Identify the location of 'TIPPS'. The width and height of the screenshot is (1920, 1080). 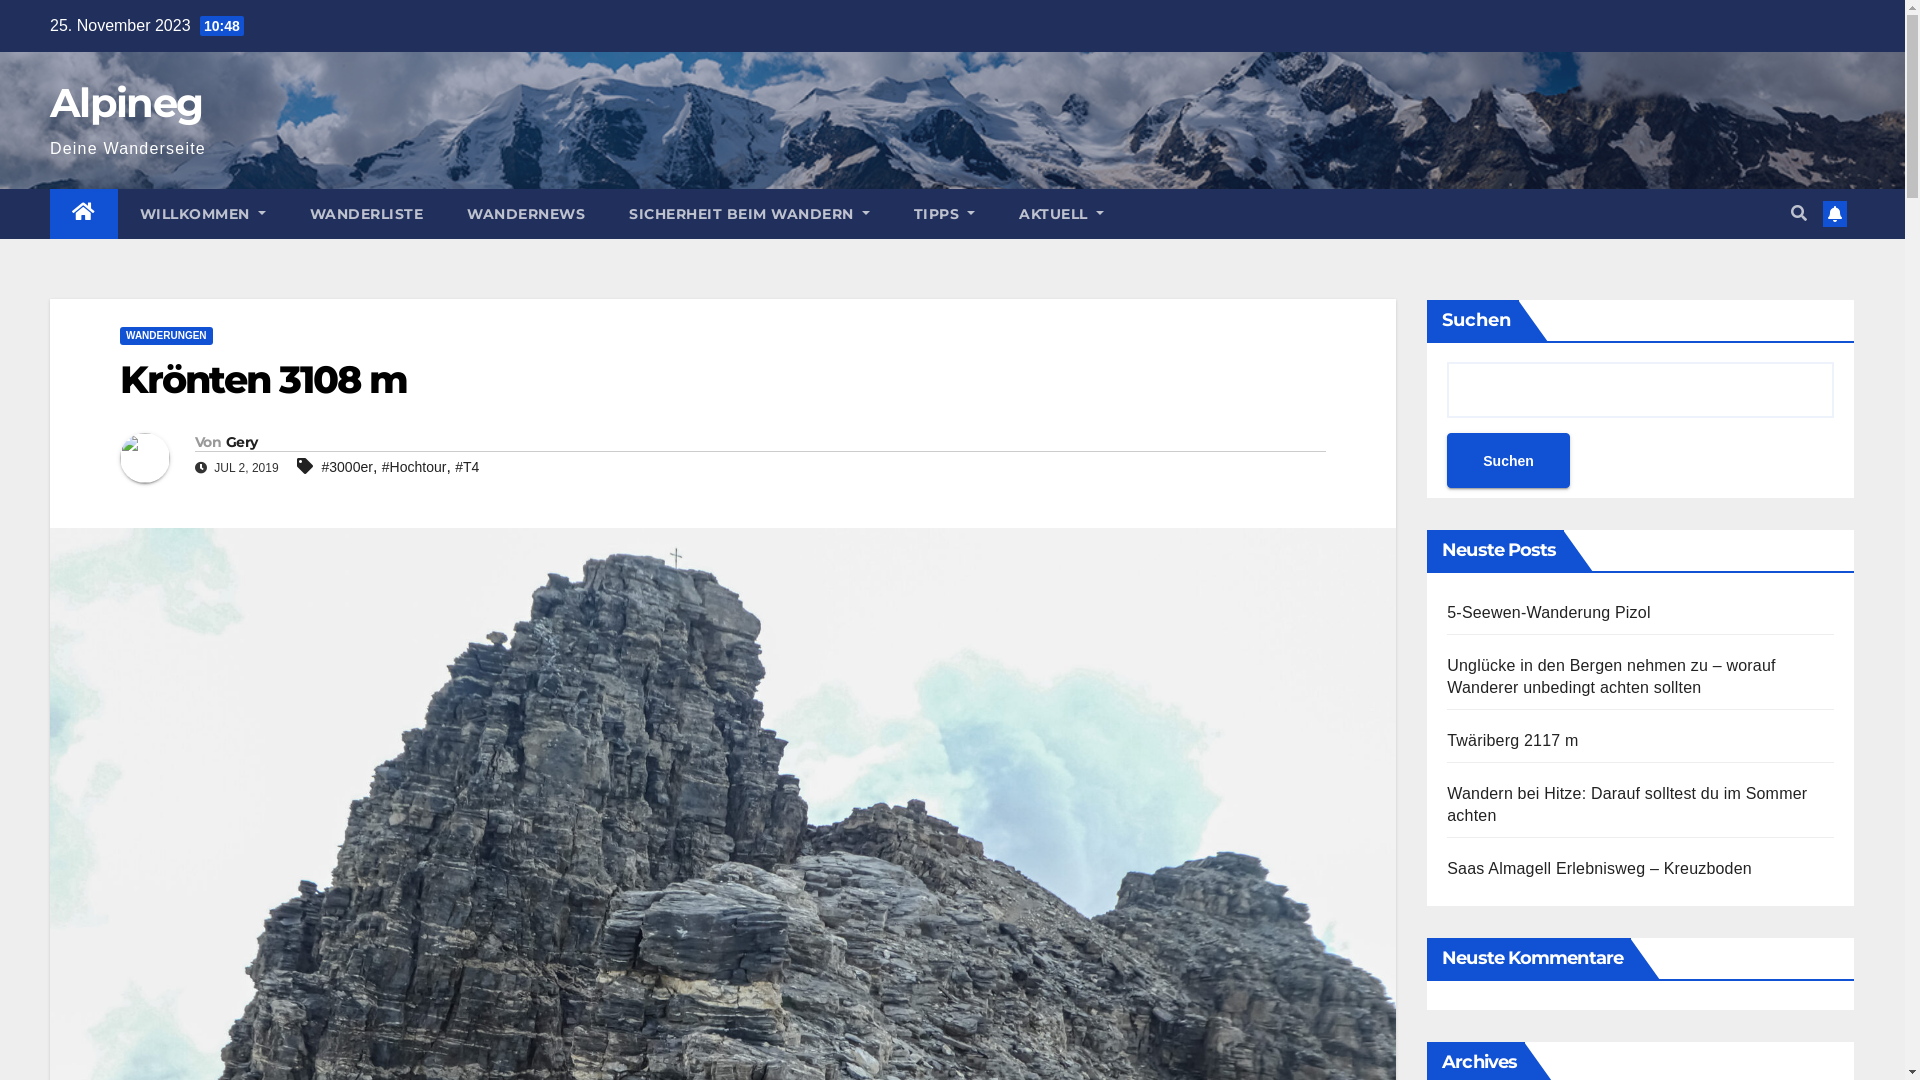
(891, 213).